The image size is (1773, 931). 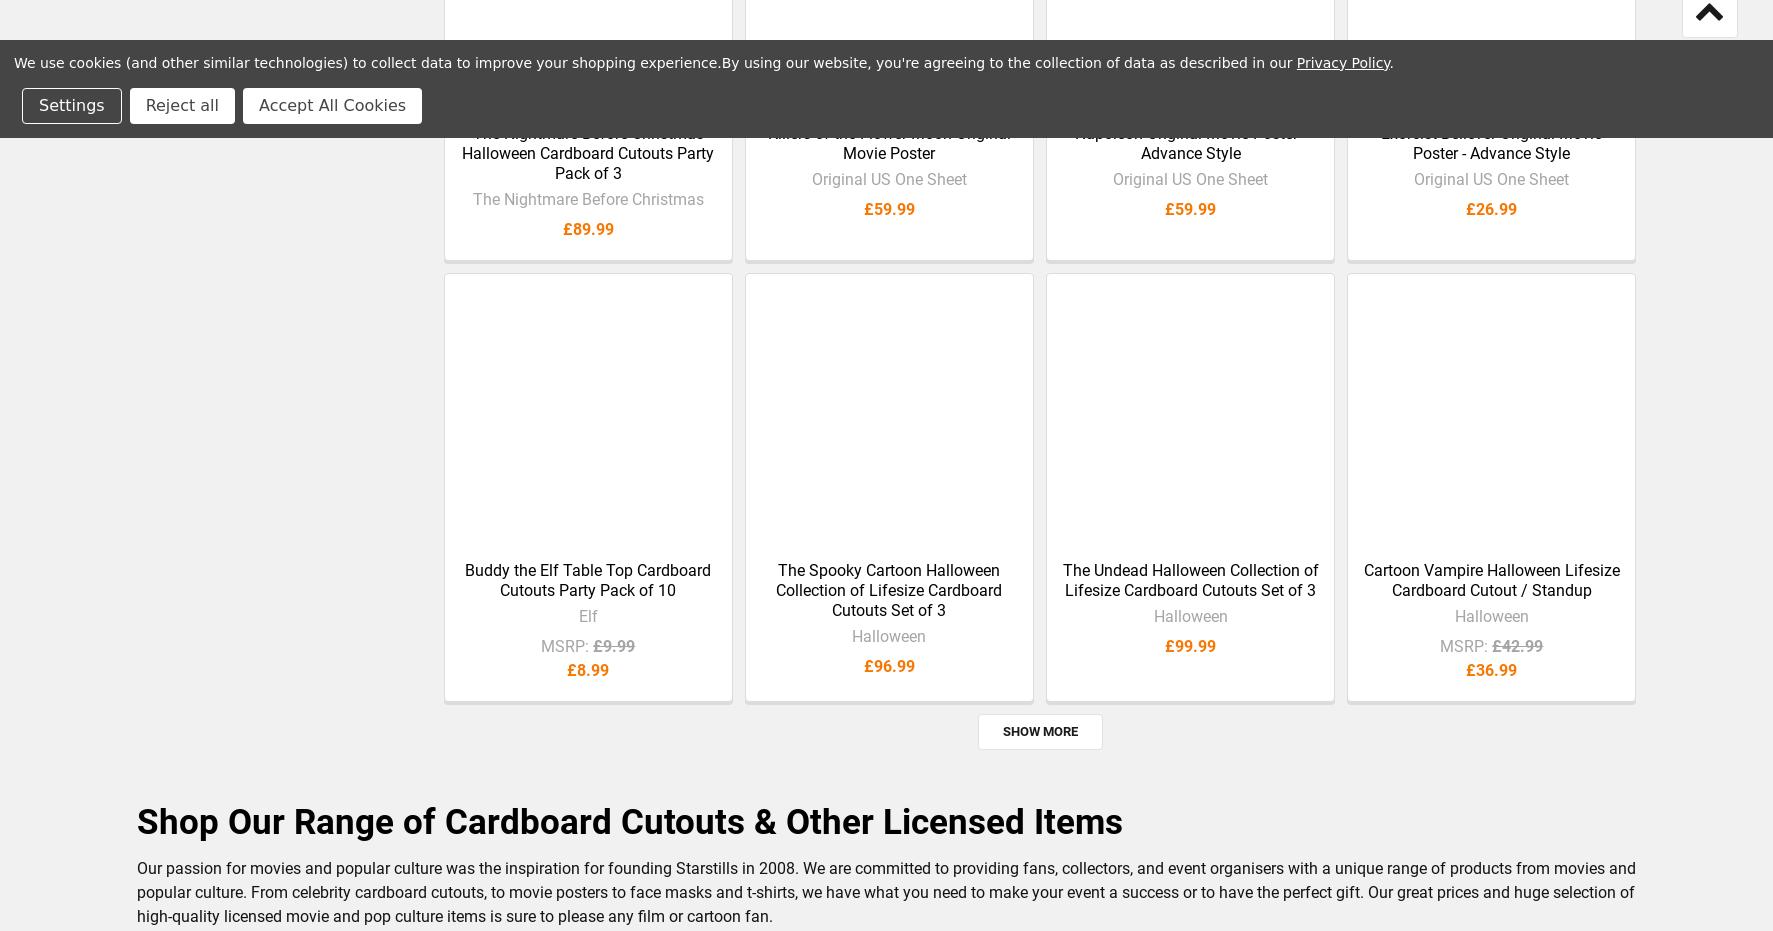 What do you see at coordinates (1073, 158) in the screenshot?
I see `'Napoleon Original Movie Poster - Advance Style'` at bounding box center [1073, 158].